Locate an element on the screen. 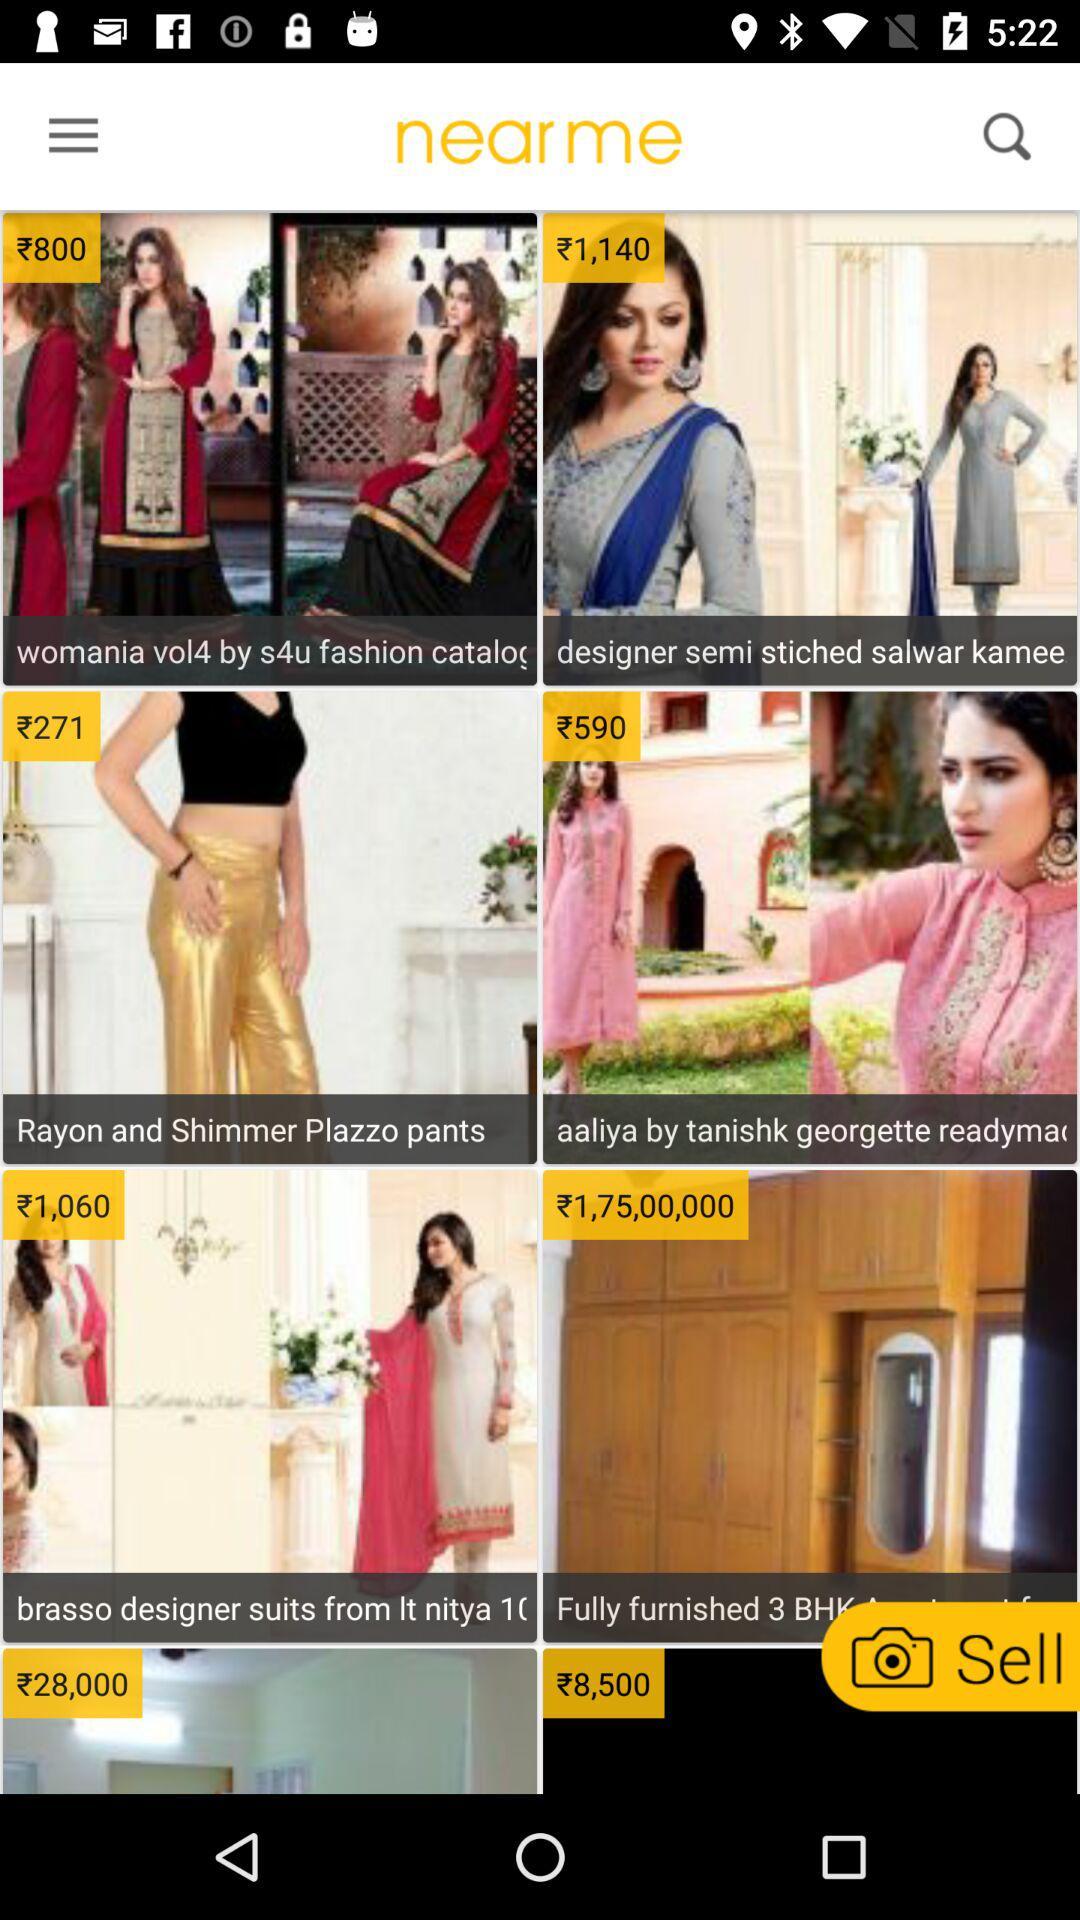 The image size is (1080, 1920). the designer semi stiched is located at coordinates (810, 650).